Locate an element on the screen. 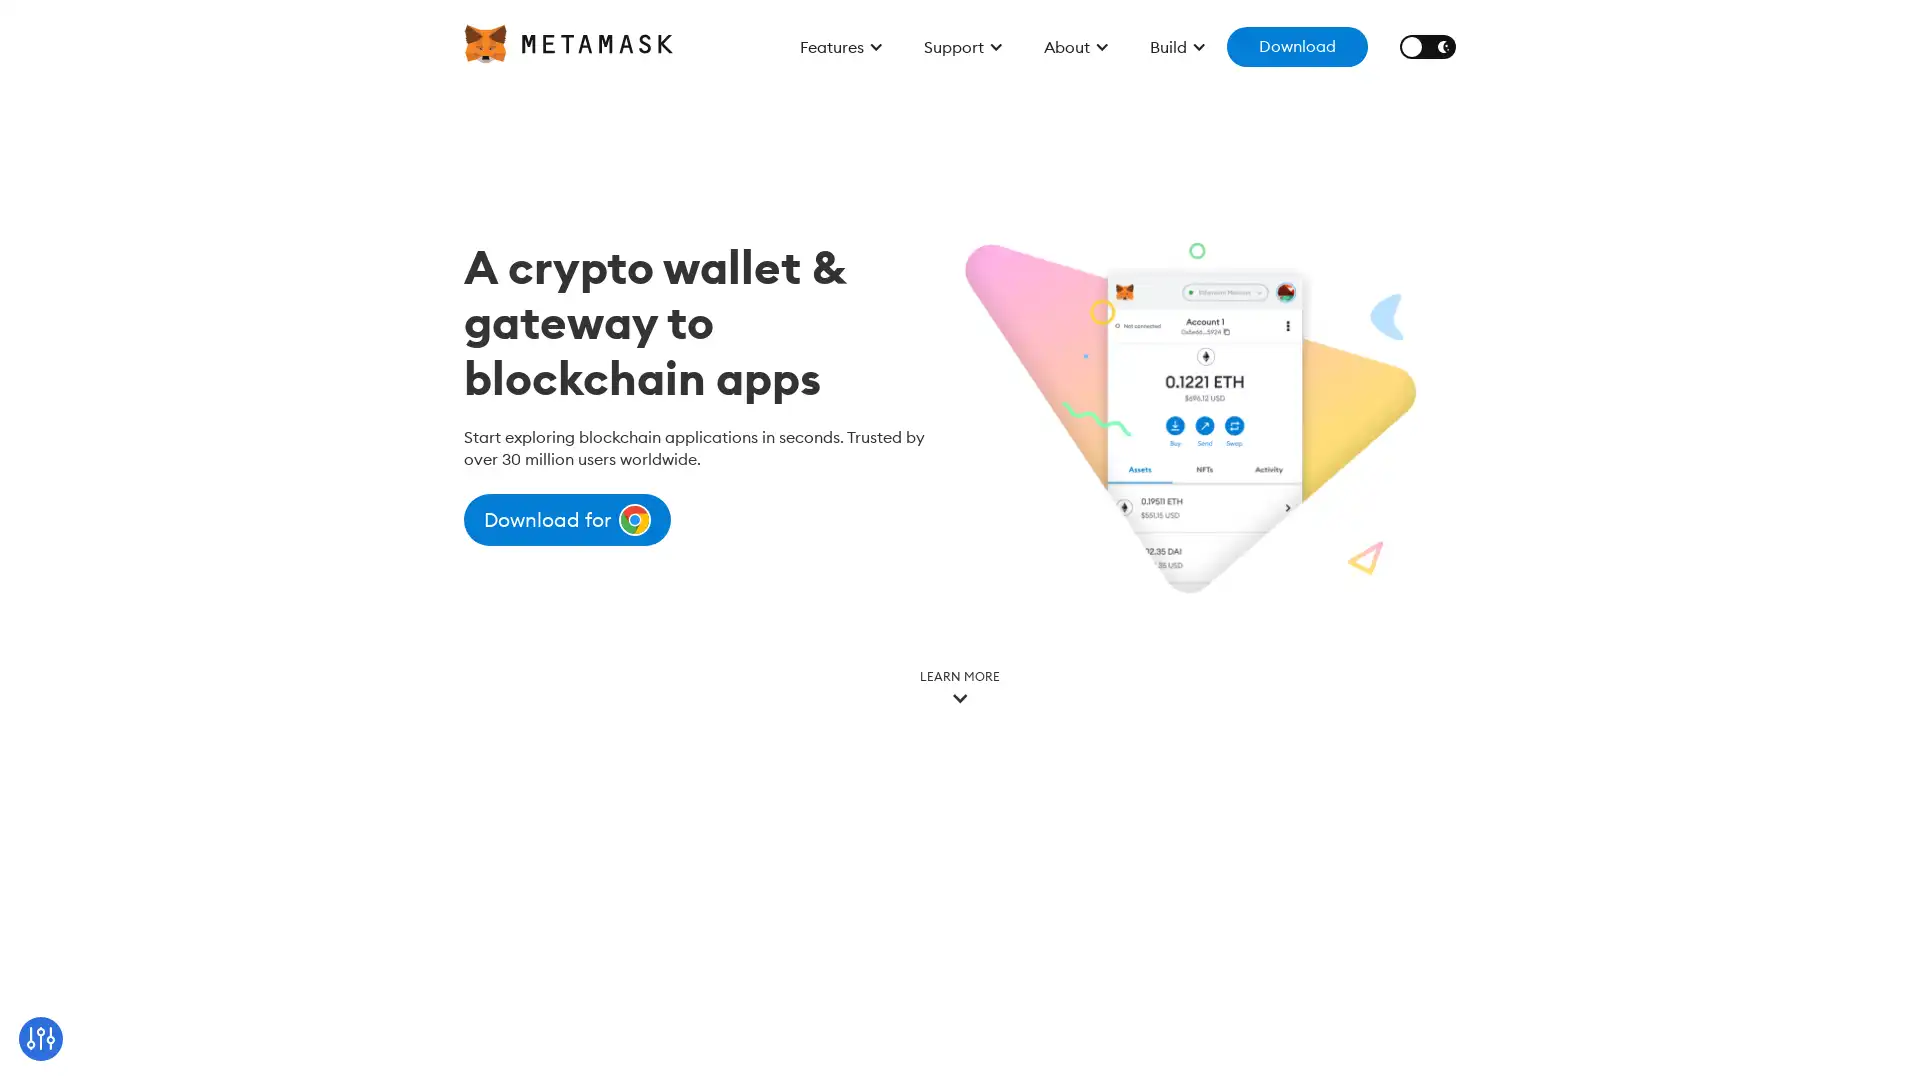 This screenshot has height=1080, width=1920. Open accessibility options, statement and help is located at coordinates (42, 1036).